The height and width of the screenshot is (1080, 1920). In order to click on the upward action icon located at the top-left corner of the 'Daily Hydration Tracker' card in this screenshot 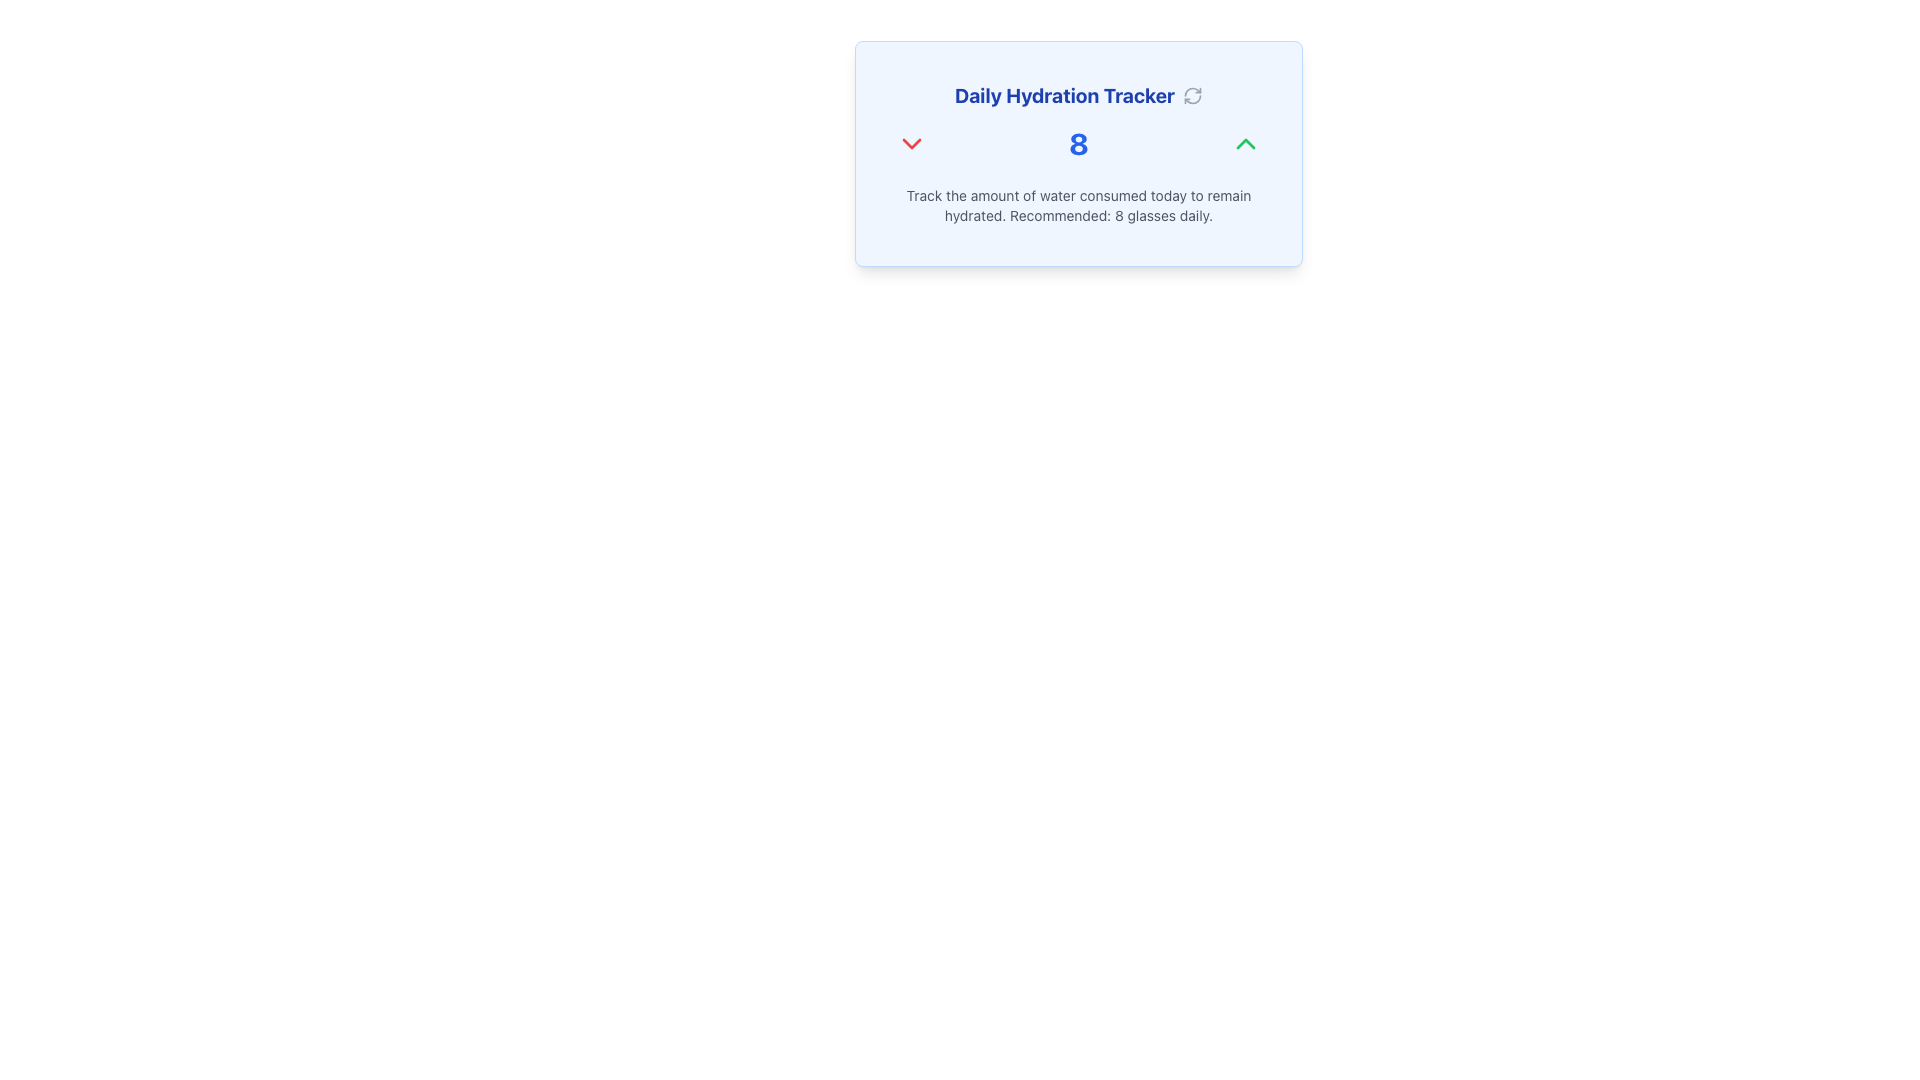, I will do `click(1245, 142)`.